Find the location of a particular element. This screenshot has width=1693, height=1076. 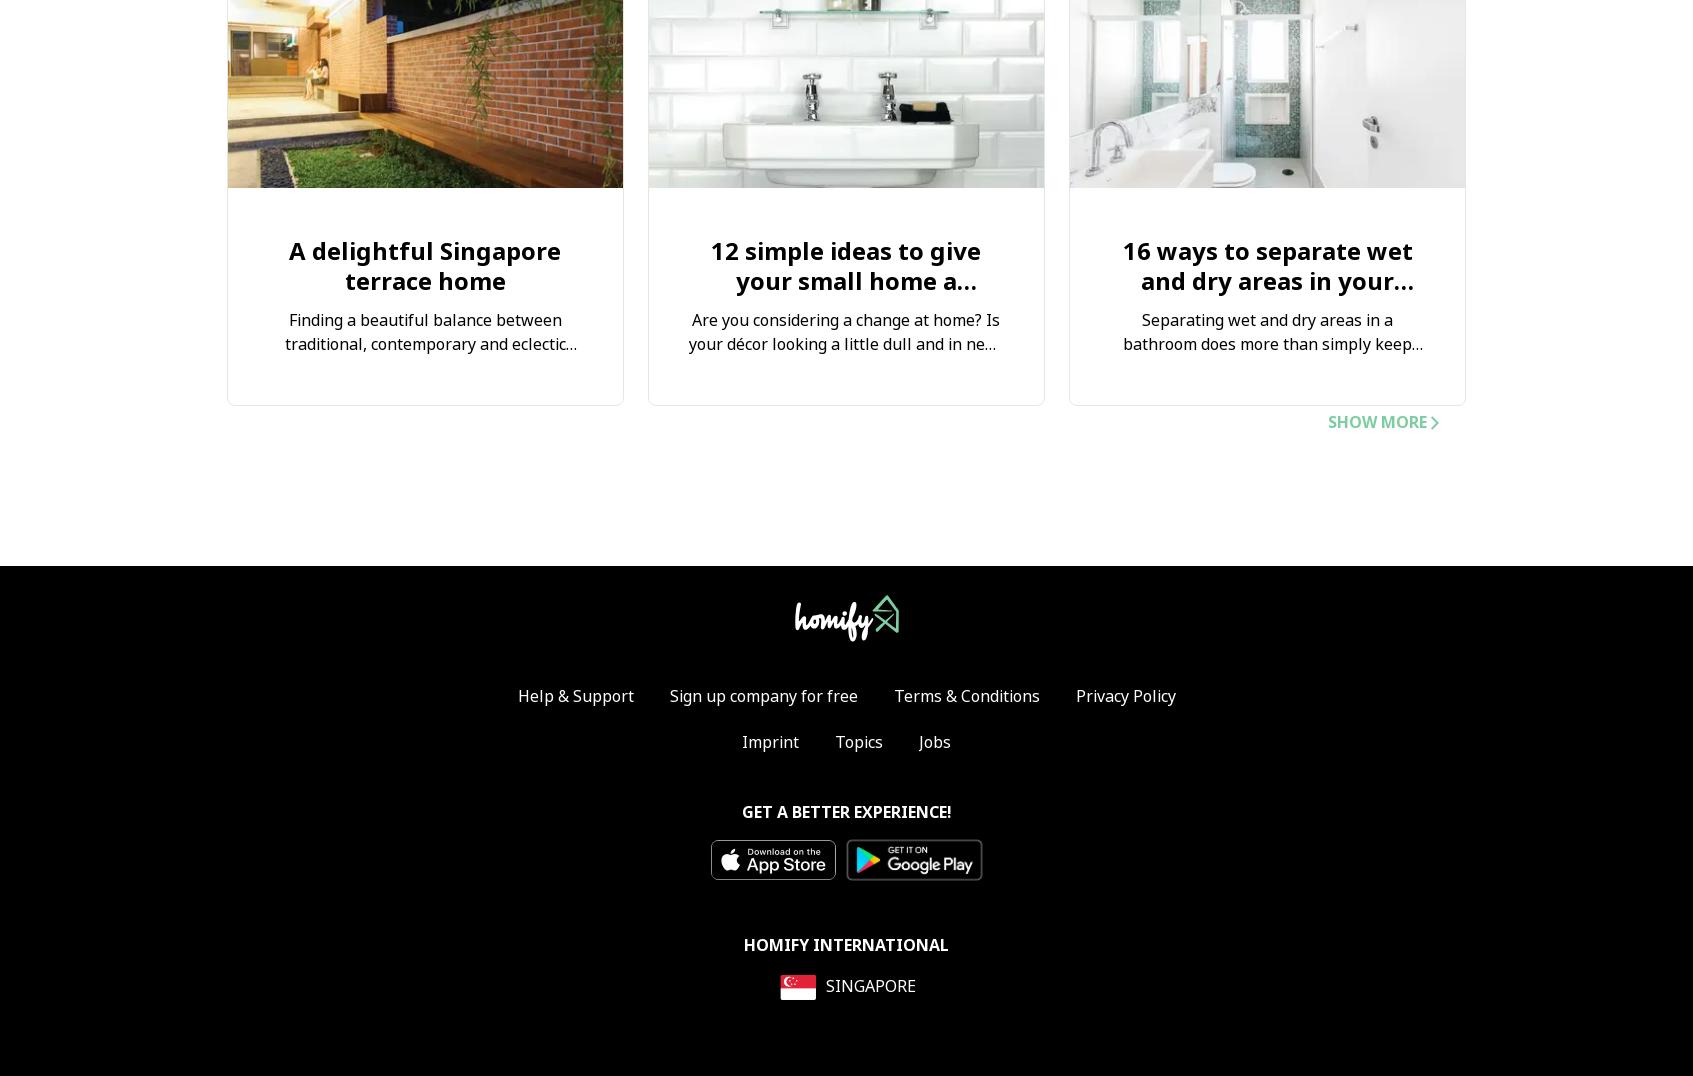

'12 simple ideas to give your small home a spectacular touch' is located at coordinates (844, 279).